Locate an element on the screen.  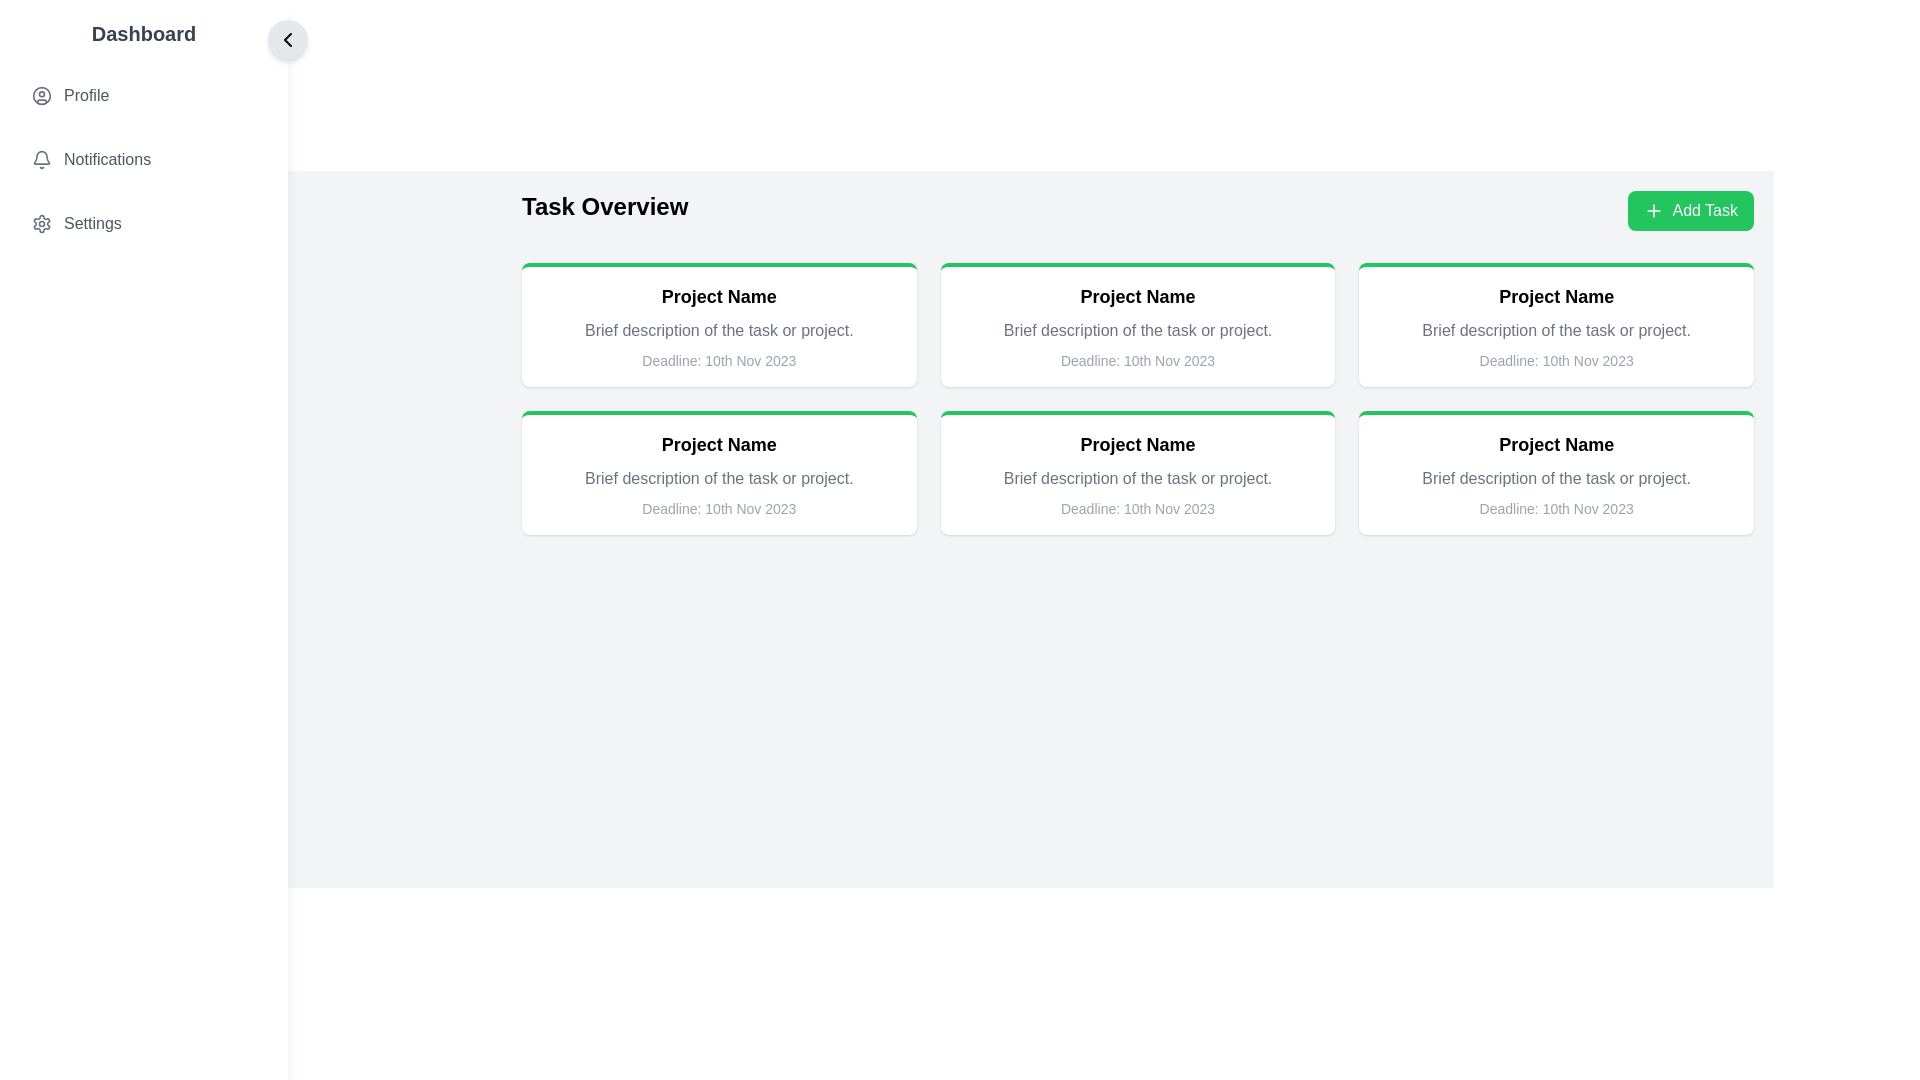
text content of the bold static label that displays 'Project Name', positioned at the top-center of a green-bordered box is located at coordinates (1137, 297).